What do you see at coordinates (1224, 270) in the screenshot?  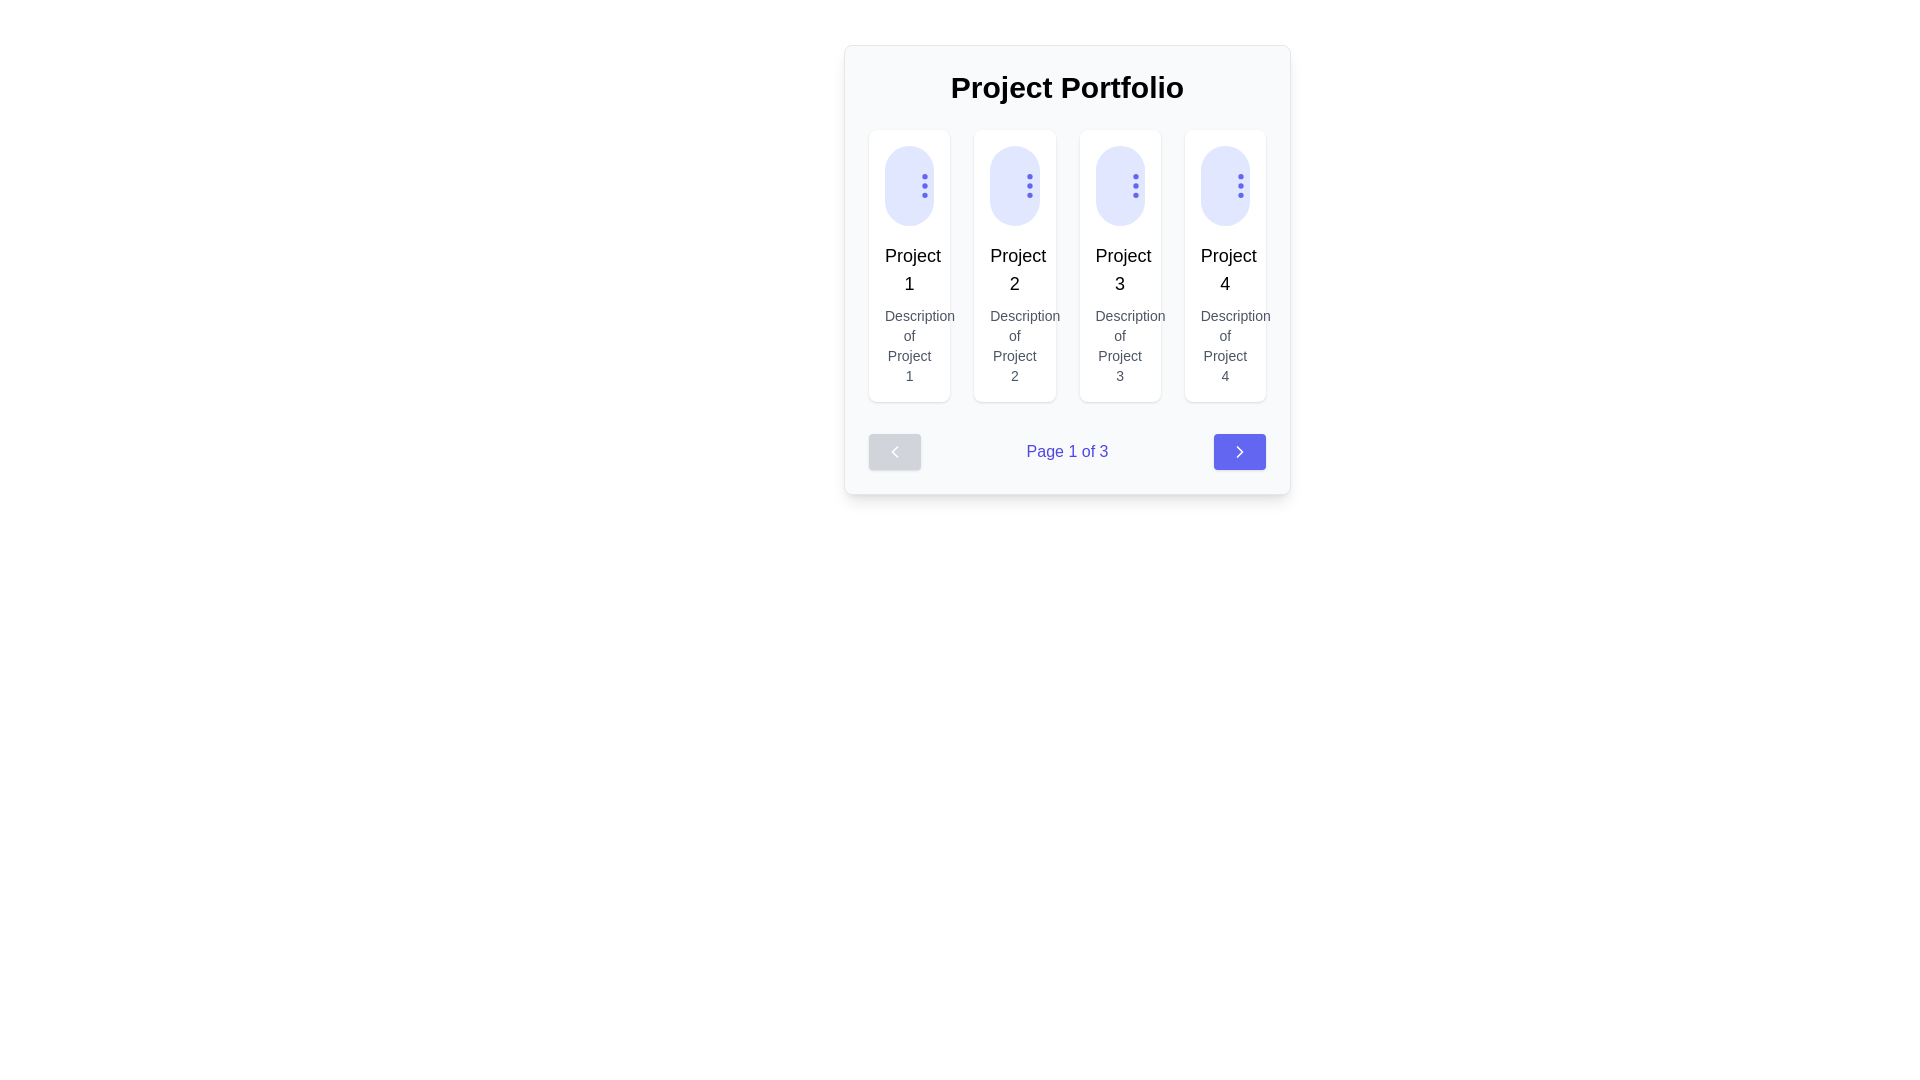 I see `the bold text label displaying 'Project 4', which is centered within the fourth card in a horizontal series of cards` at bounding box center [1224, 270].